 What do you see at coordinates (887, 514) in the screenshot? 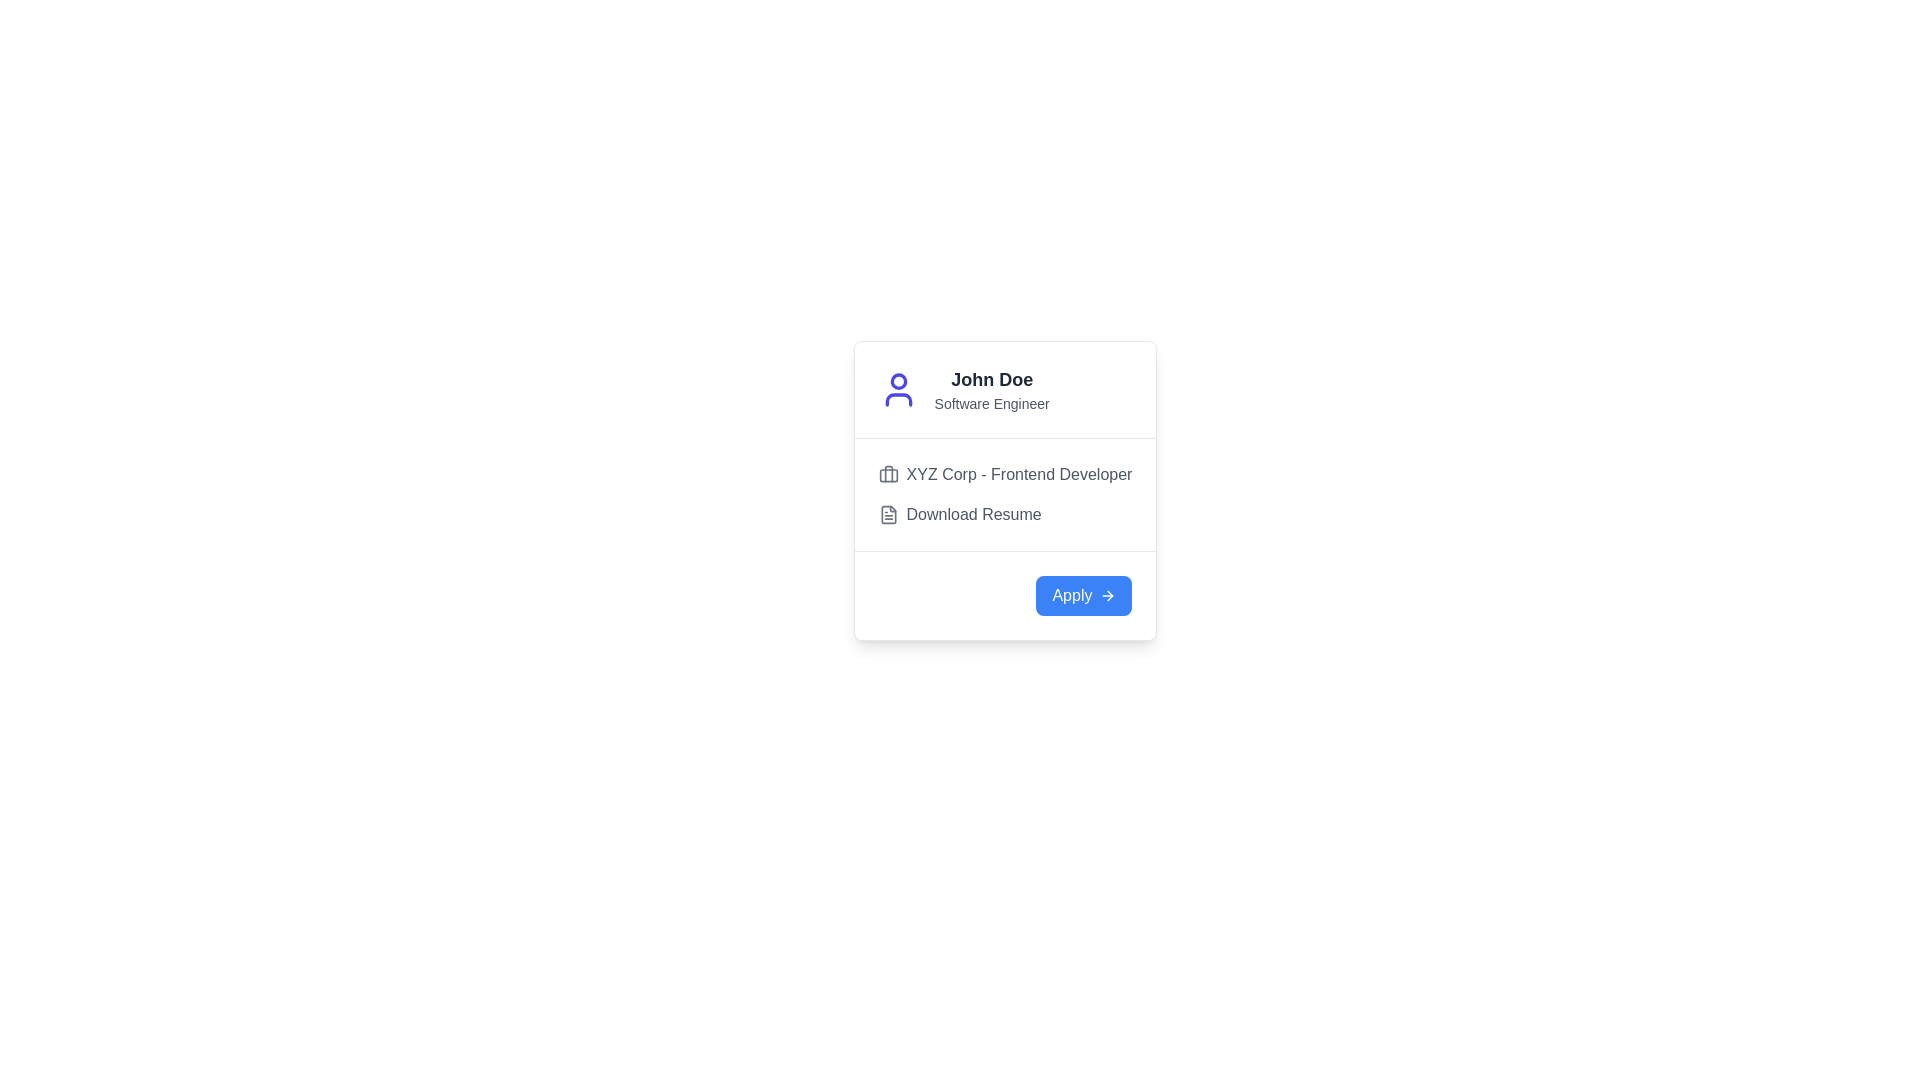
I see `the SVG Icon that visually indicates the association with the 'Download Resume' label, located to the left of the text within the middle section of the card component` at bounding box center [887, 514].